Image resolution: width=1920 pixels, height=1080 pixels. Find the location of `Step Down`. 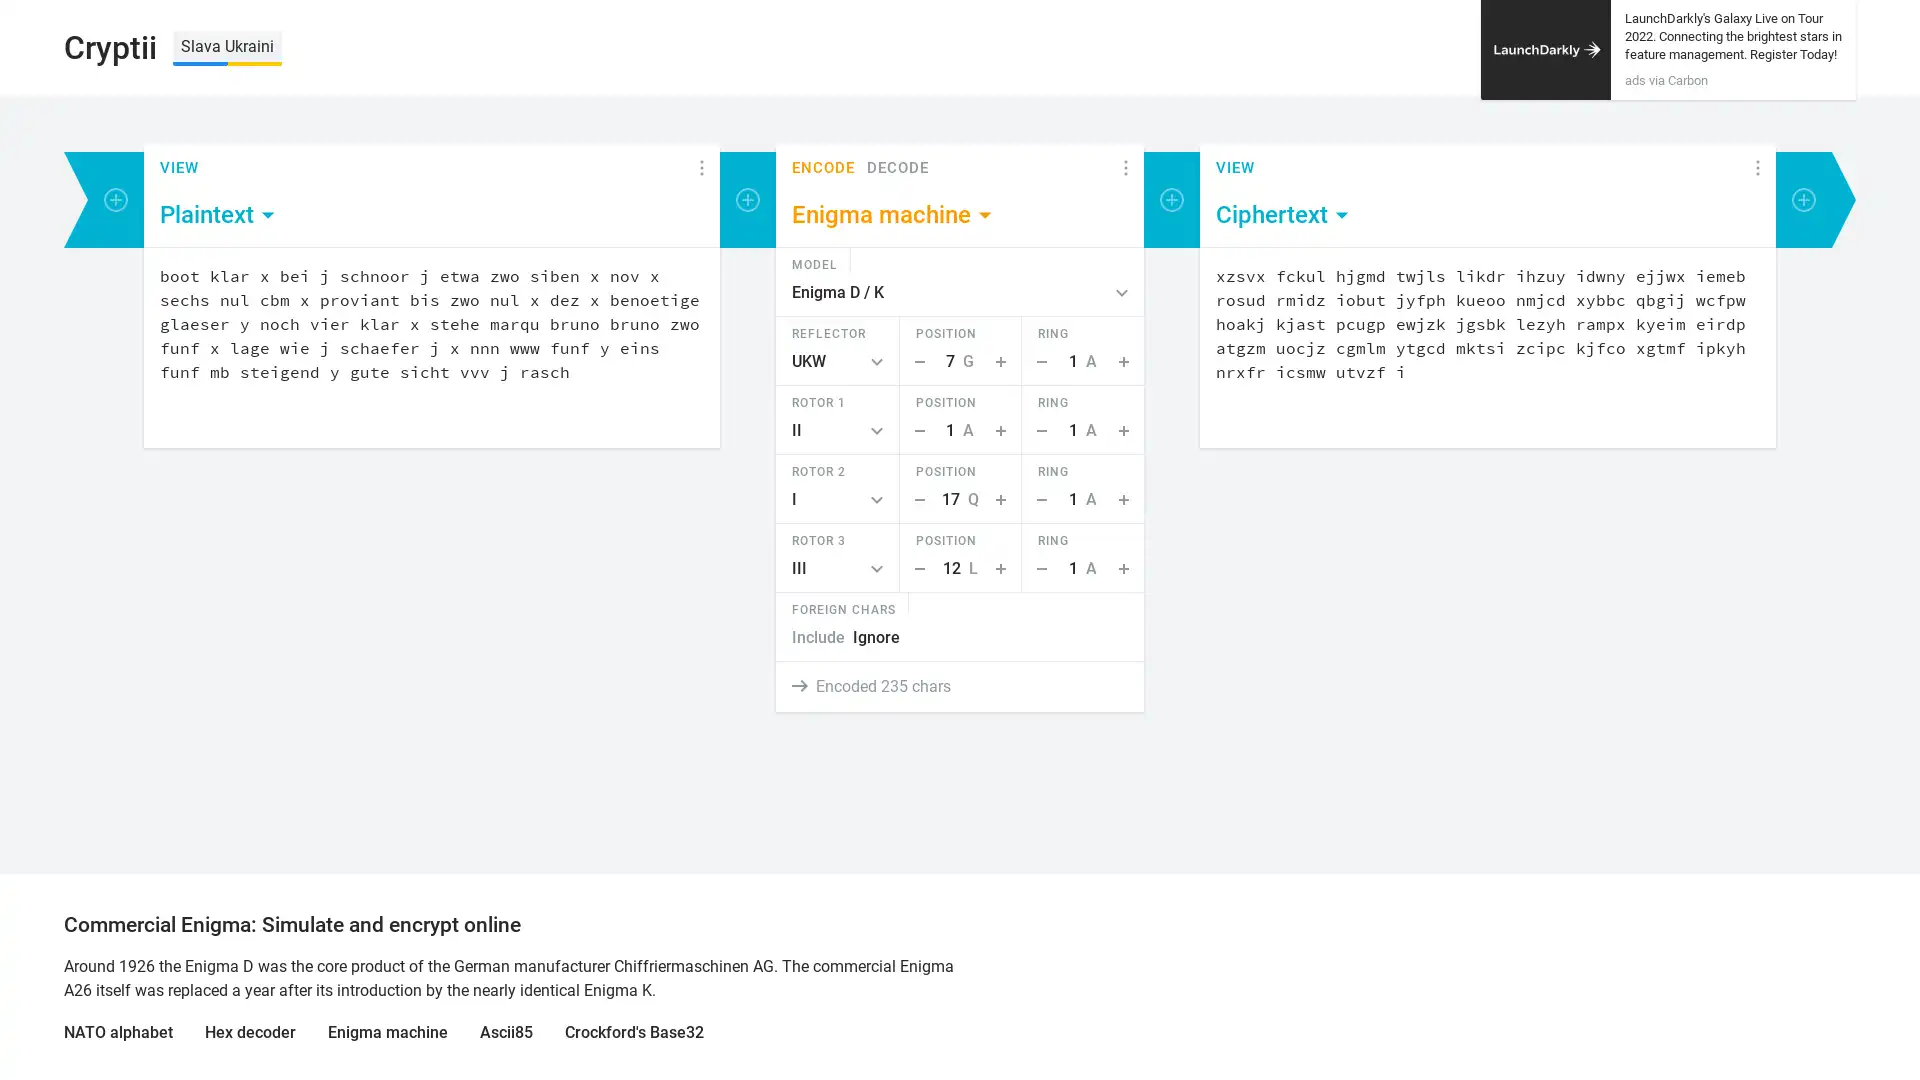

Step Down is located at coordinates (1037, 499).